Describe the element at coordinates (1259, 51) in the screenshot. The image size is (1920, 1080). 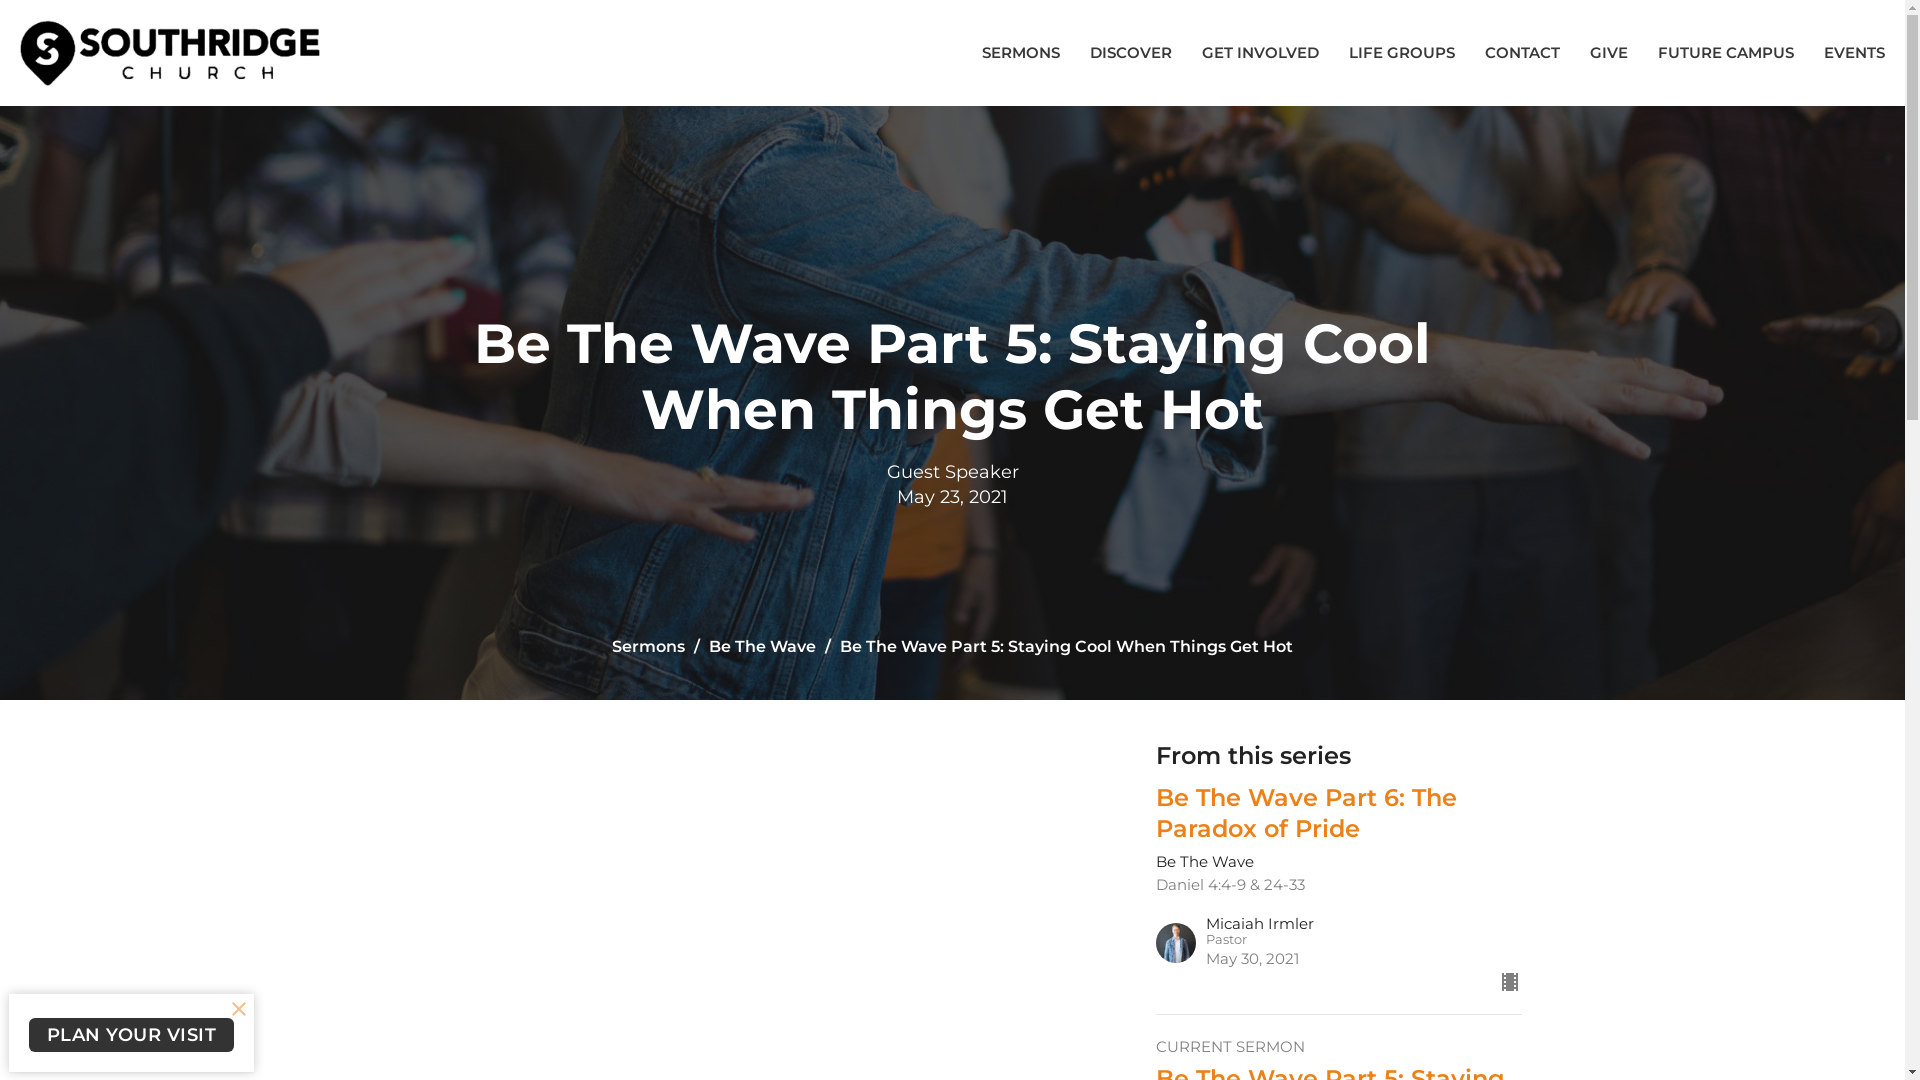
I see `'GET INVOLVED'` at that location.